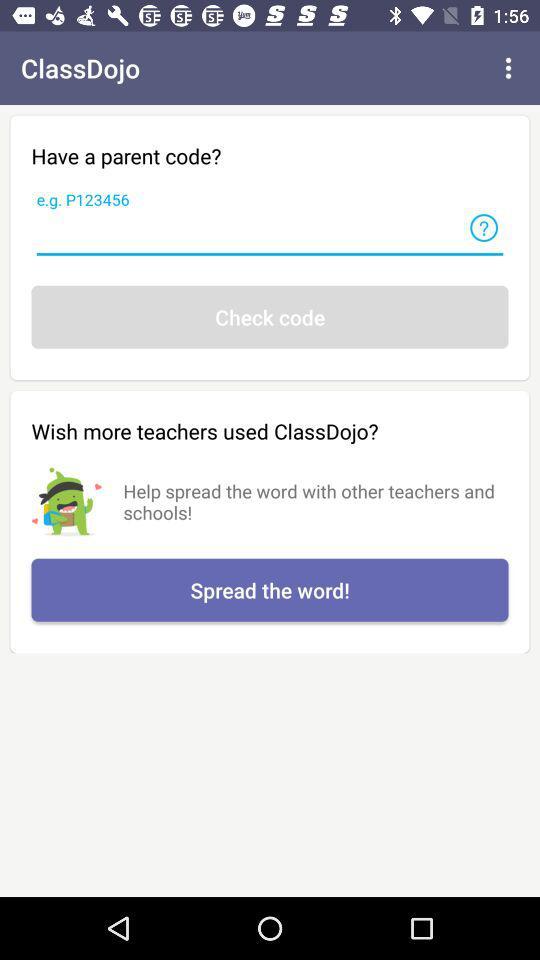 The height and width of the screenshot is (960, 540). Describe the element at coordinates (483, 228) in the screenshot. I see `get help or more information` at that location.